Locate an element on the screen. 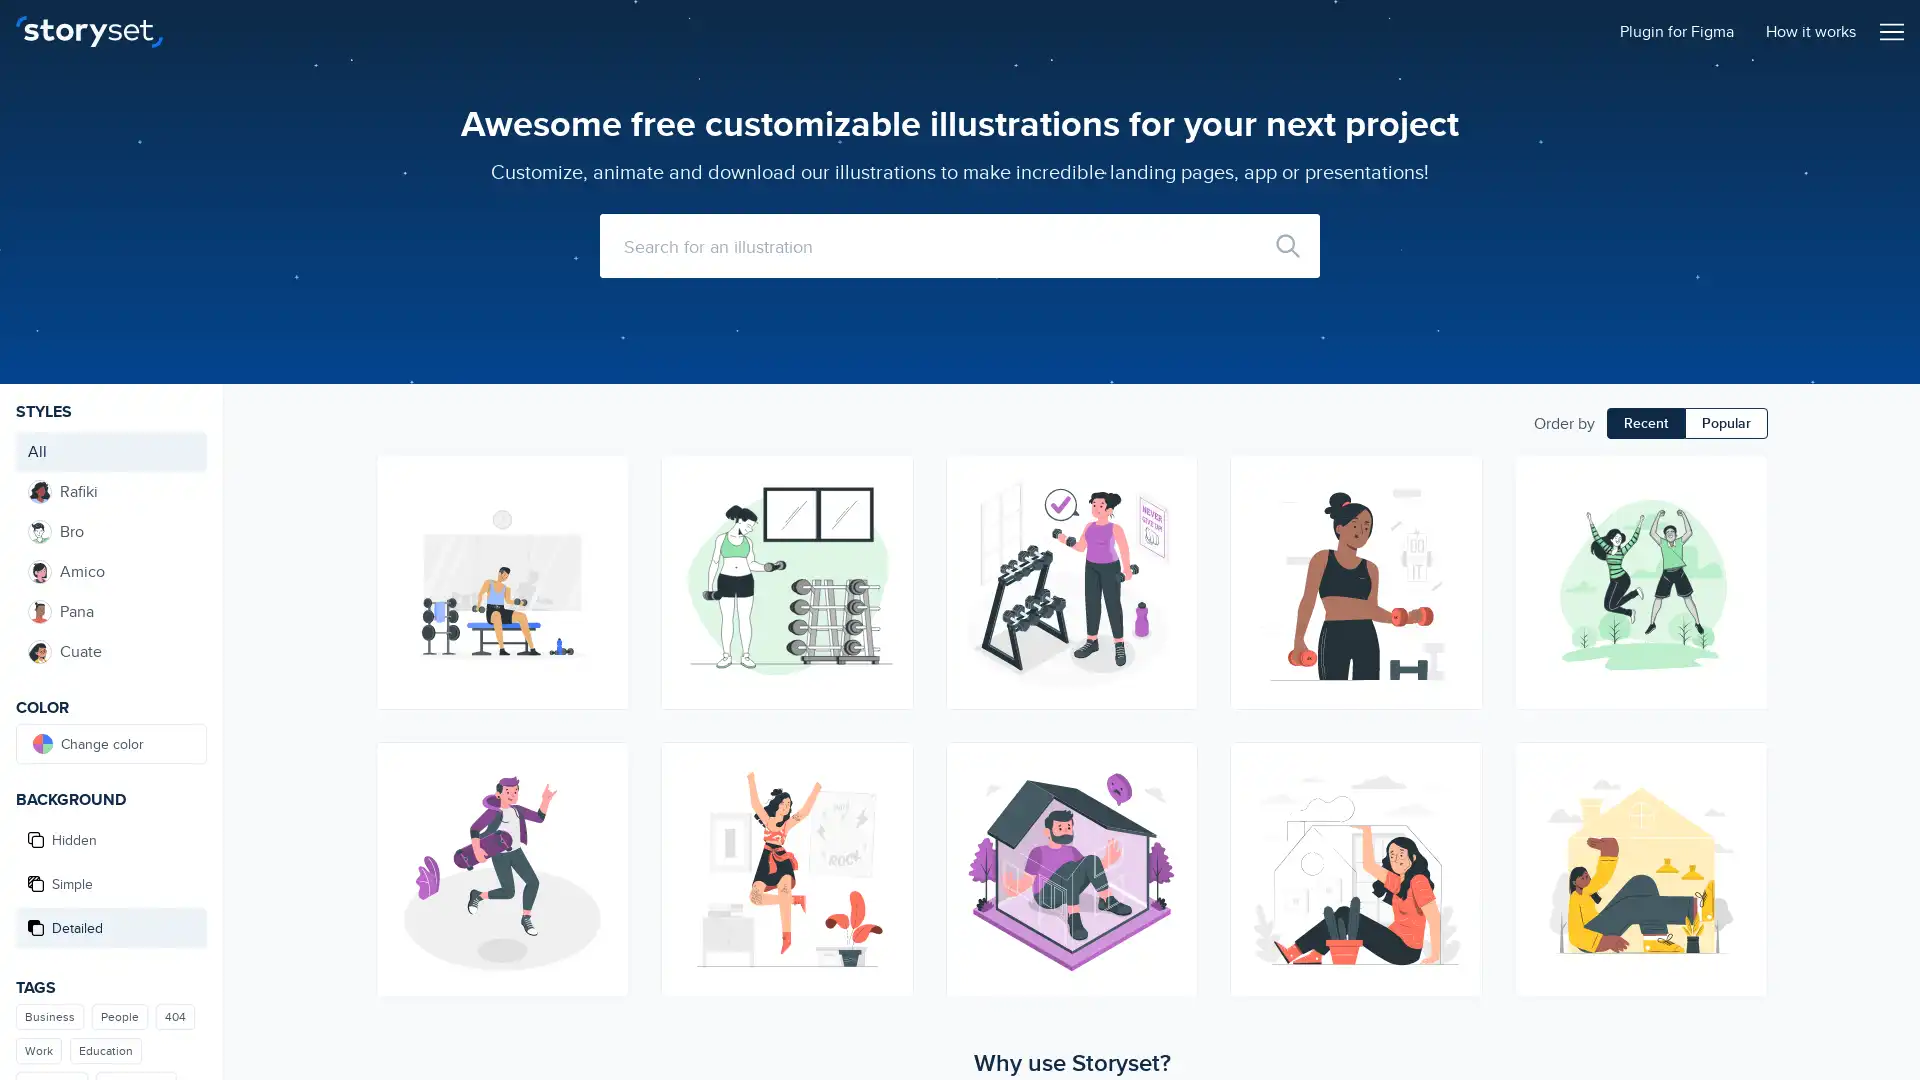 This screenshot has width=1920, height=1080. Search button is located at coordinates (1287, 245).